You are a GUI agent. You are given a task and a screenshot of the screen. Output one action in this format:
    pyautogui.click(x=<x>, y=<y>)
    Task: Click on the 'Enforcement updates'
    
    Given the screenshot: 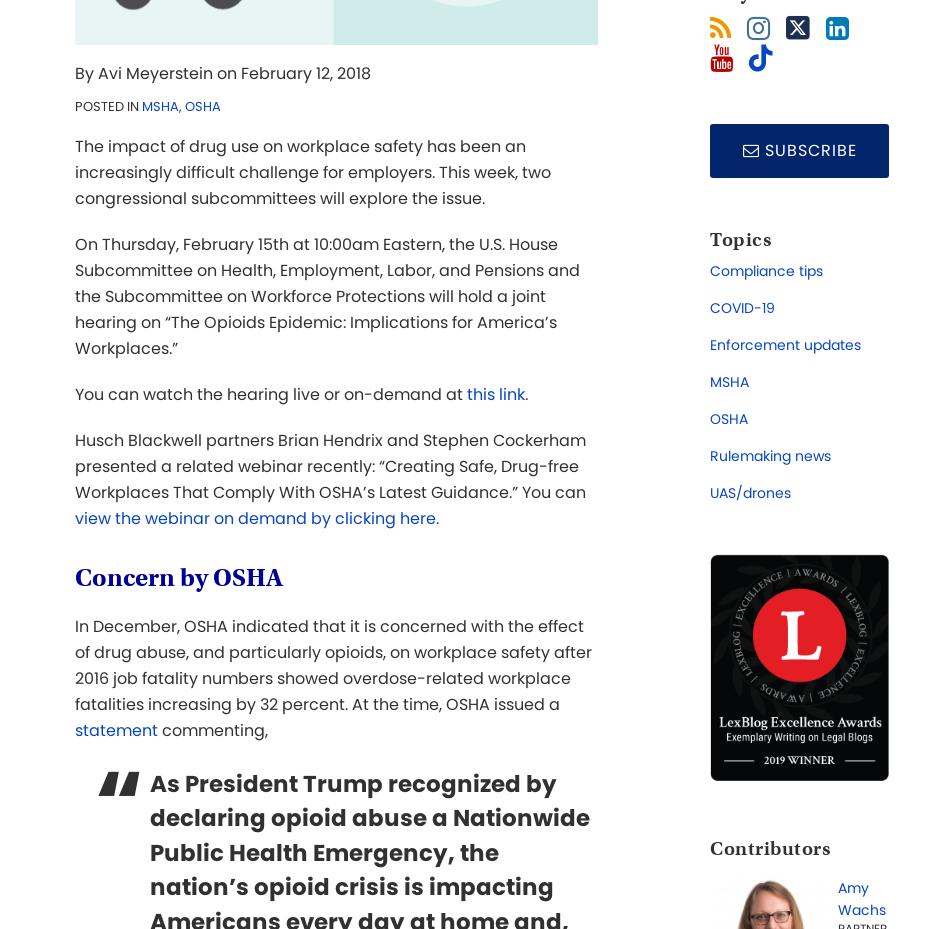 What is the action you would take?
    pyautogui.click(x=785, y=345)
    